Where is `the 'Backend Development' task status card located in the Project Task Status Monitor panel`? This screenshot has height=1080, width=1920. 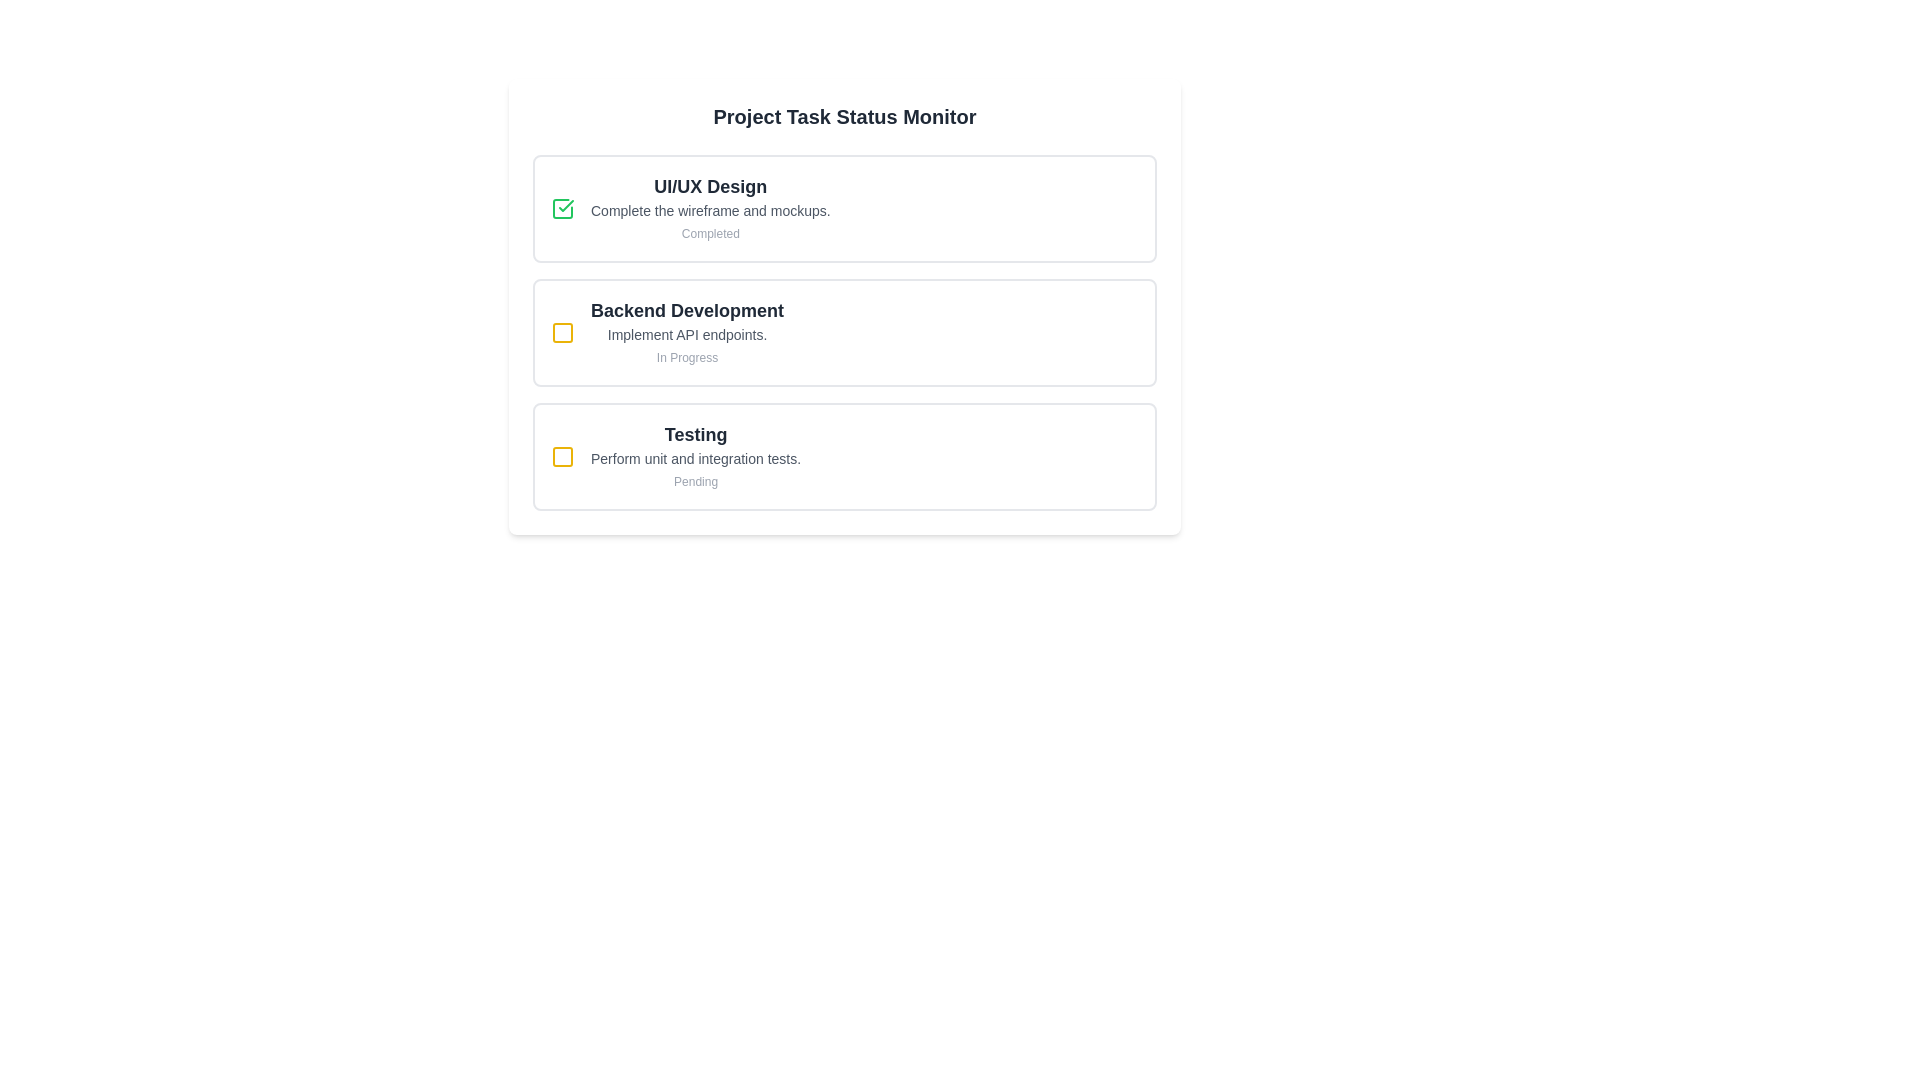
the 'Backend Development' task status card located in the Project Task Status Monitor panel is located at coordinates (844, 331).